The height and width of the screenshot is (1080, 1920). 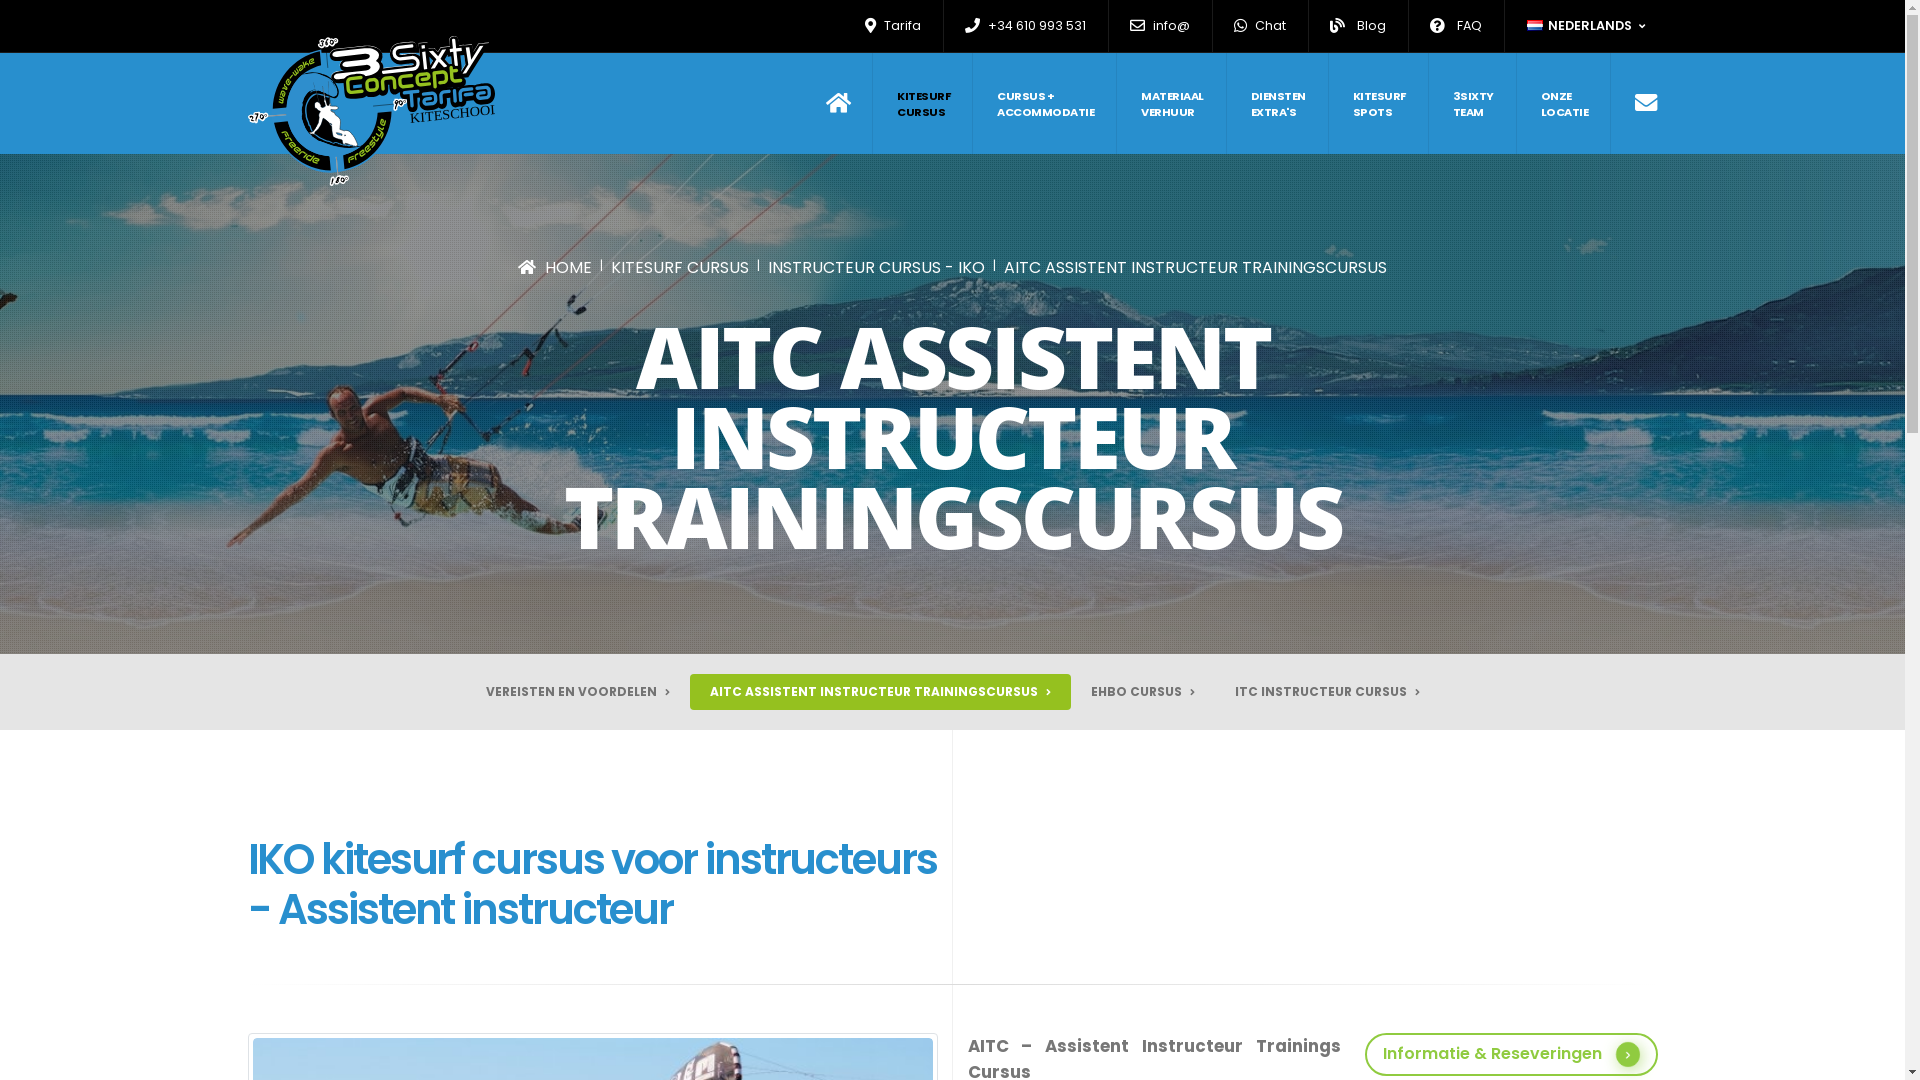 What do you see at coordinates (849, 103) in the screenshot?
I see `'Home'` at bounding box center [849, 103].